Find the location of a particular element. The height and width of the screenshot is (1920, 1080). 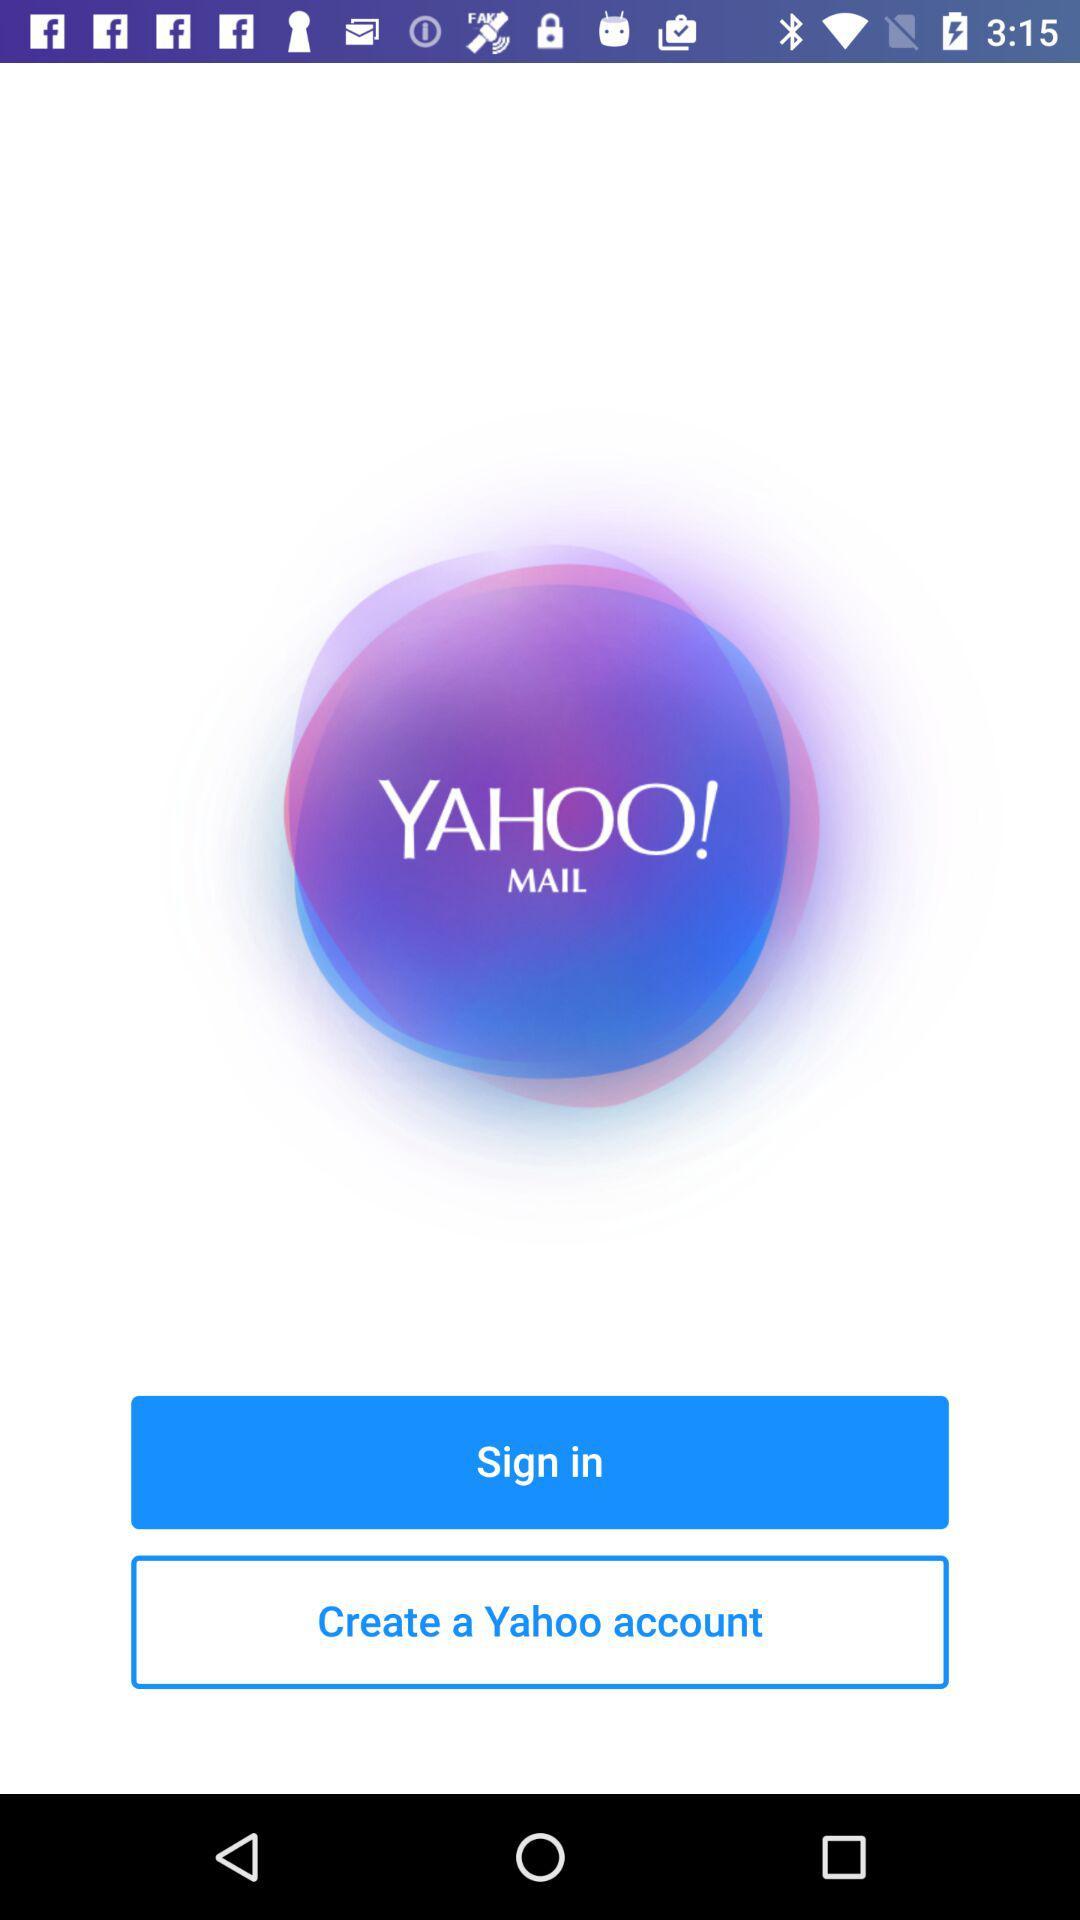

sign in is located at coordinates (540, 1462).